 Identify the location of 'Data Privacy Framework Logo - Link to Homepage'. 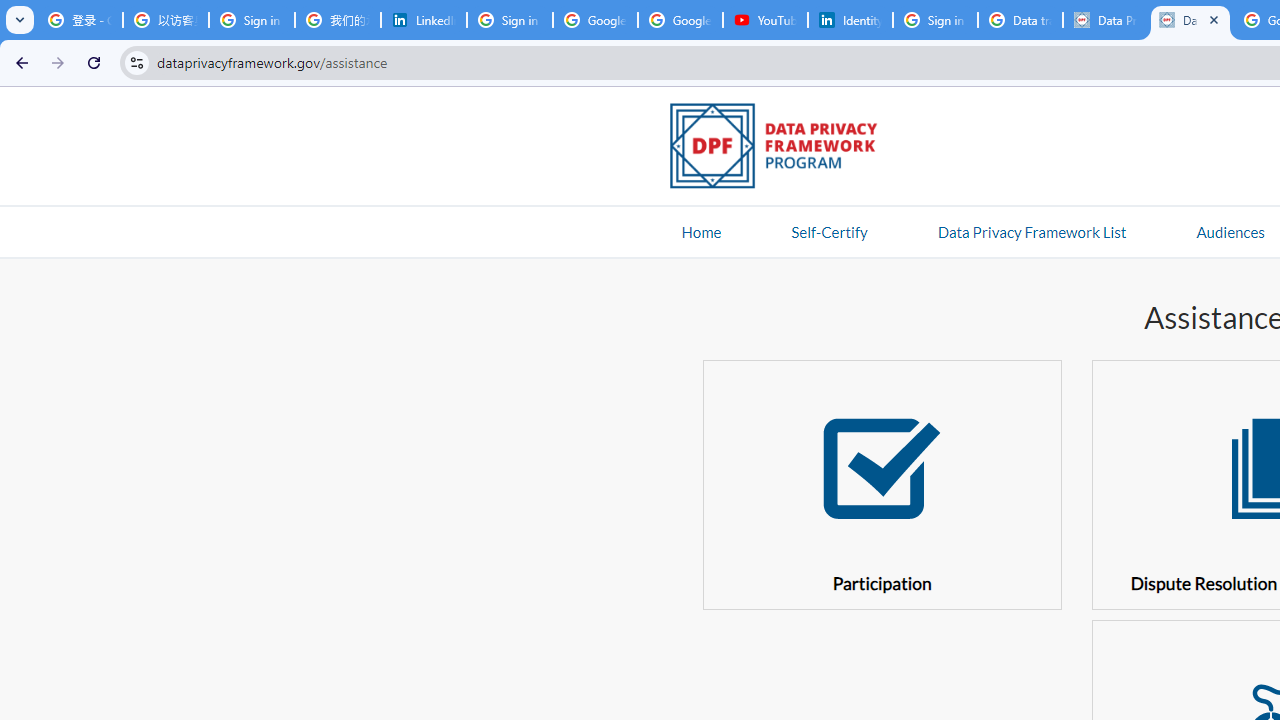
(783, 148).